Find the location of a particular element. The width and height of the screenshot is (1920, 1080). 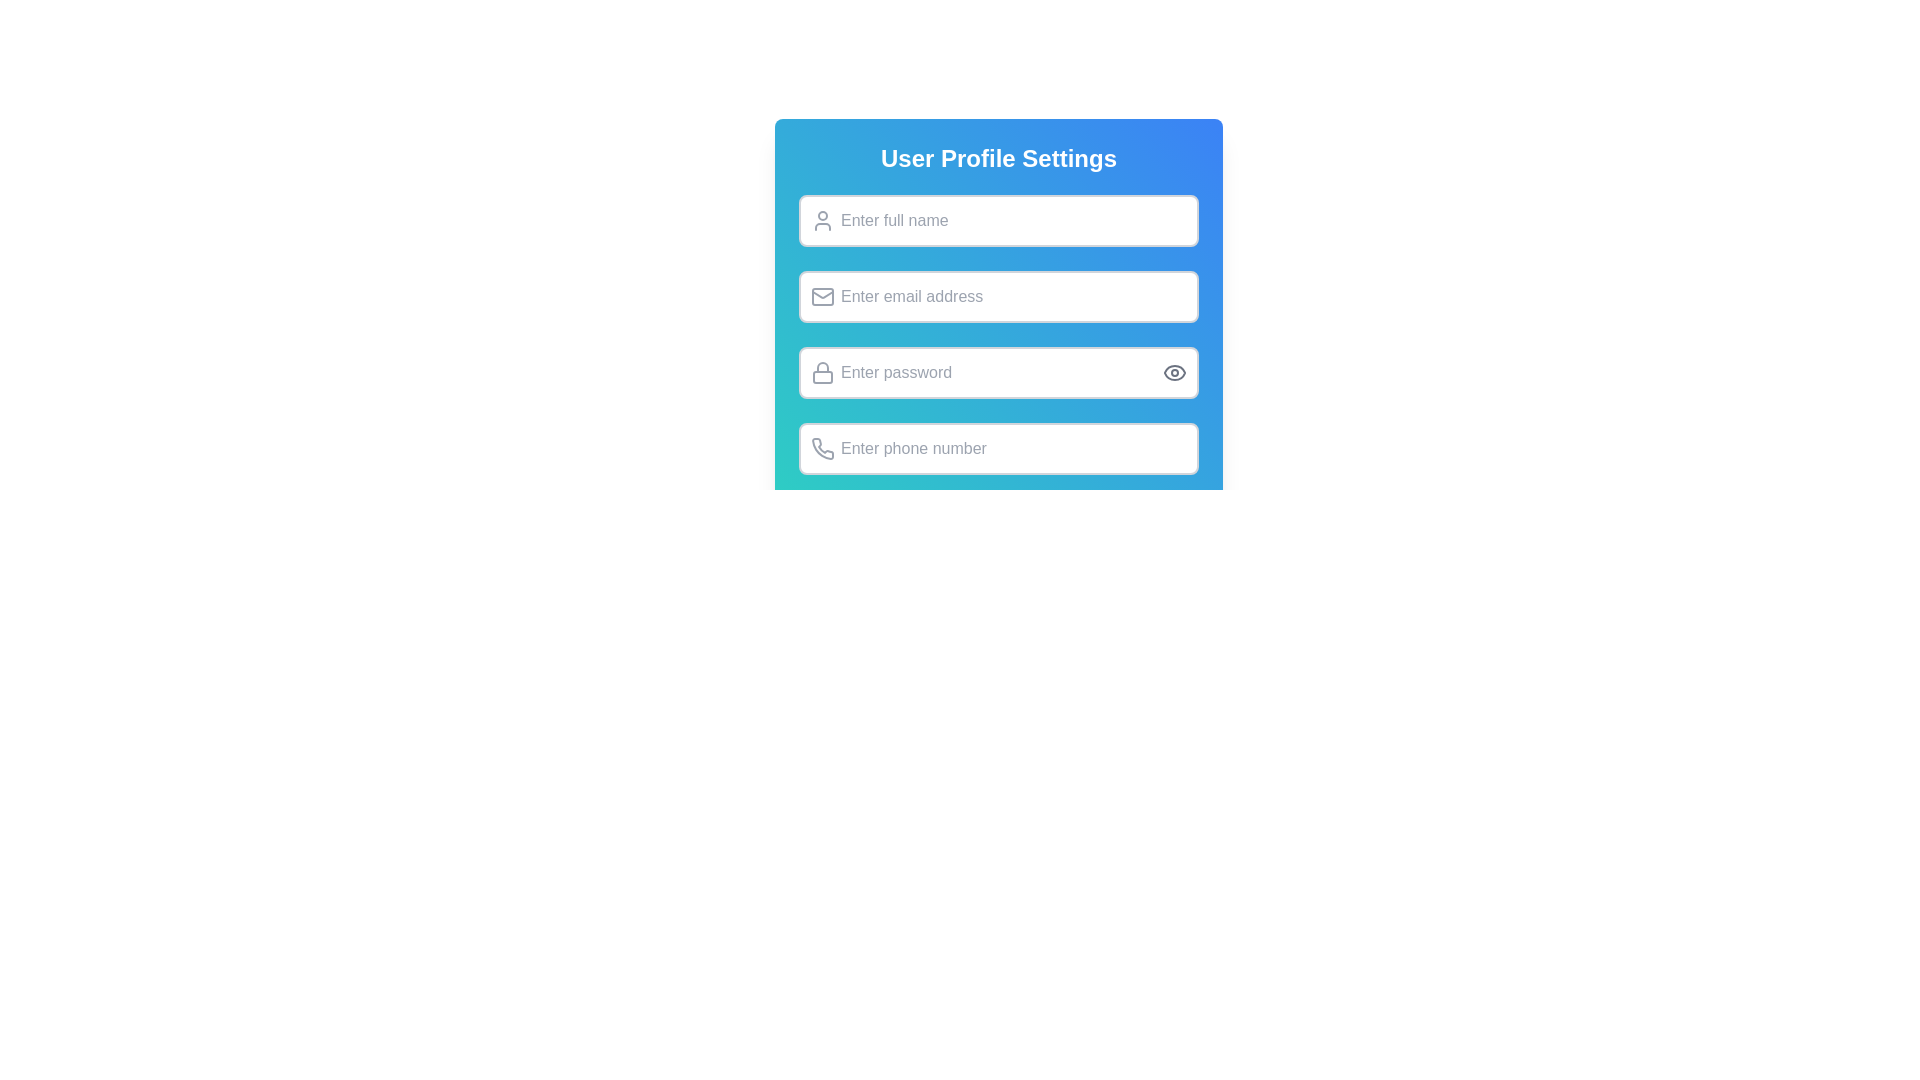

the phone icon on the left side of the input field labeled 'Enter phone number', which is the fourth field from the top in the layout is located at coordinates (823, 447).